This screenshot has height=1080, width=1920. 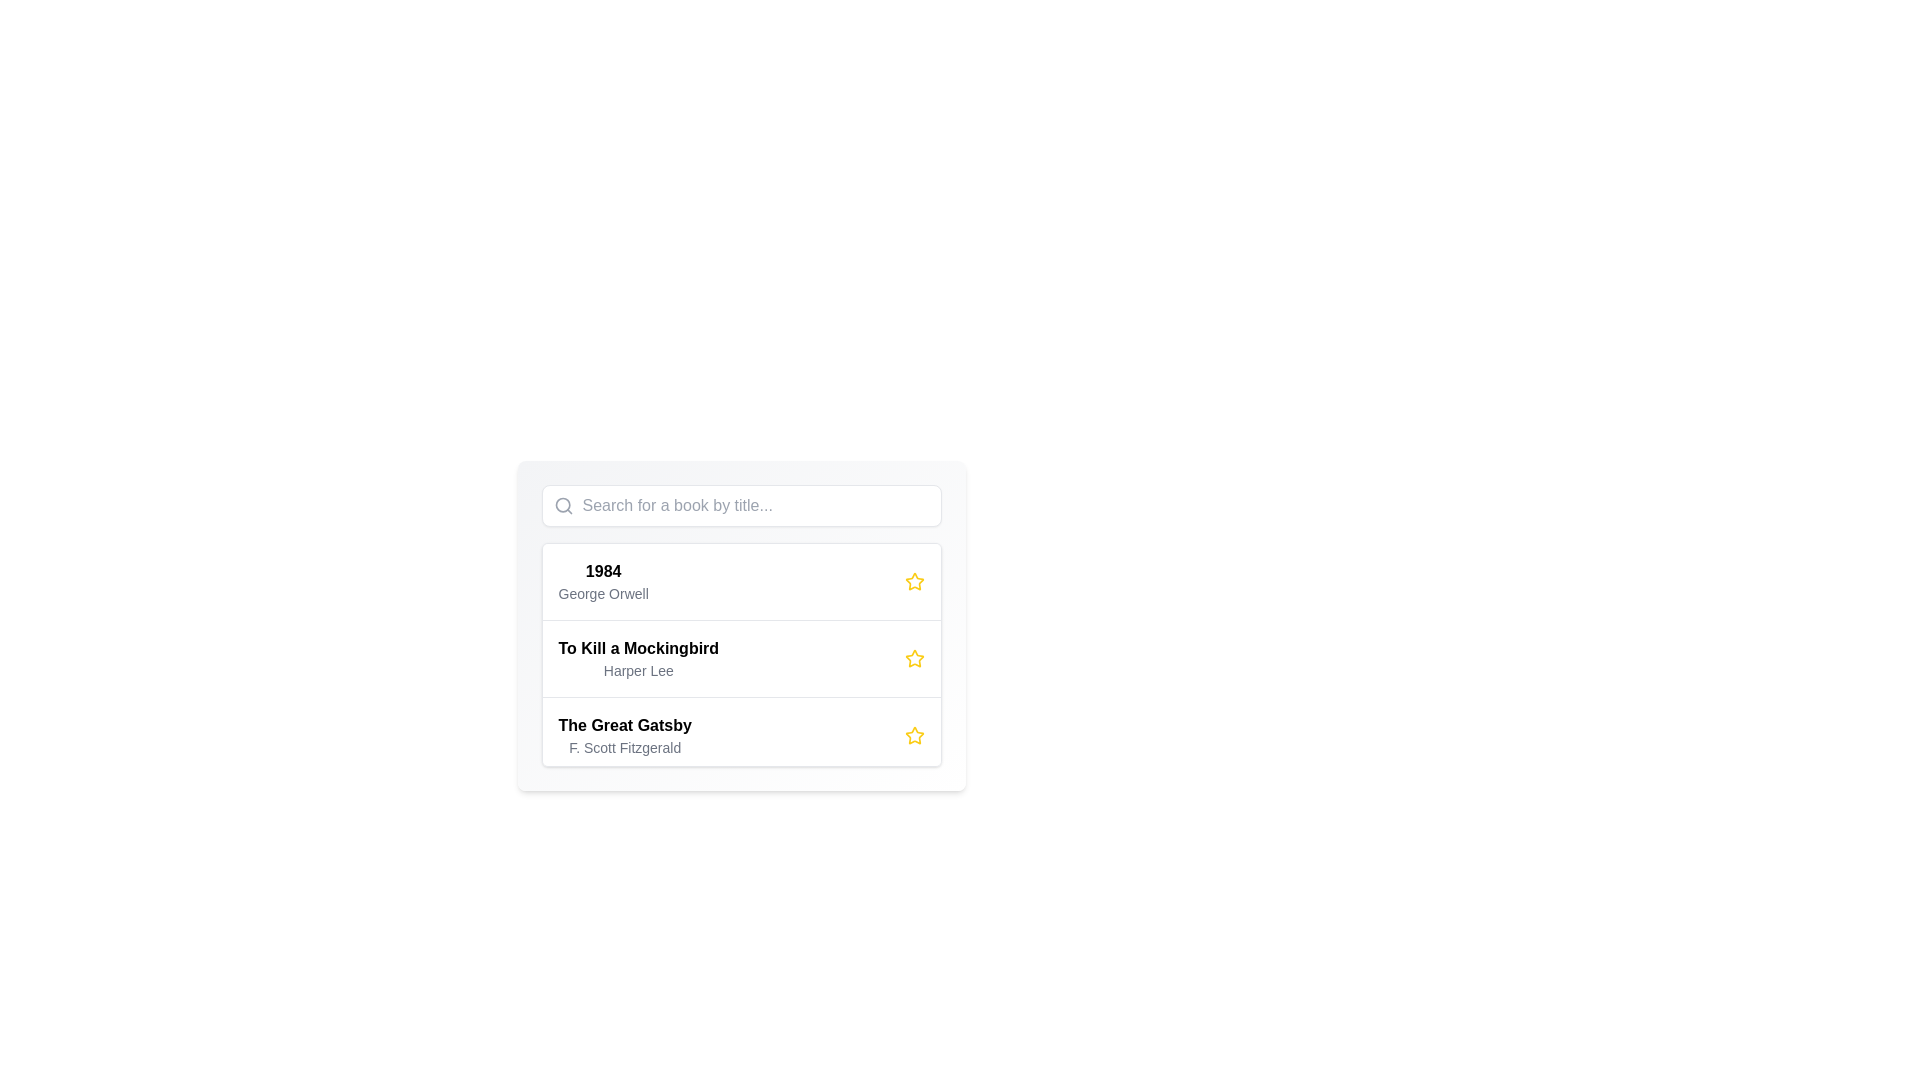 What do you see at coordinates (913, 659) in the screenshot?
I see `the star icon located on the right side of the list item for 'To Kill a Mockingbird' to mark it as favorite` at bounding box center [913, 659].